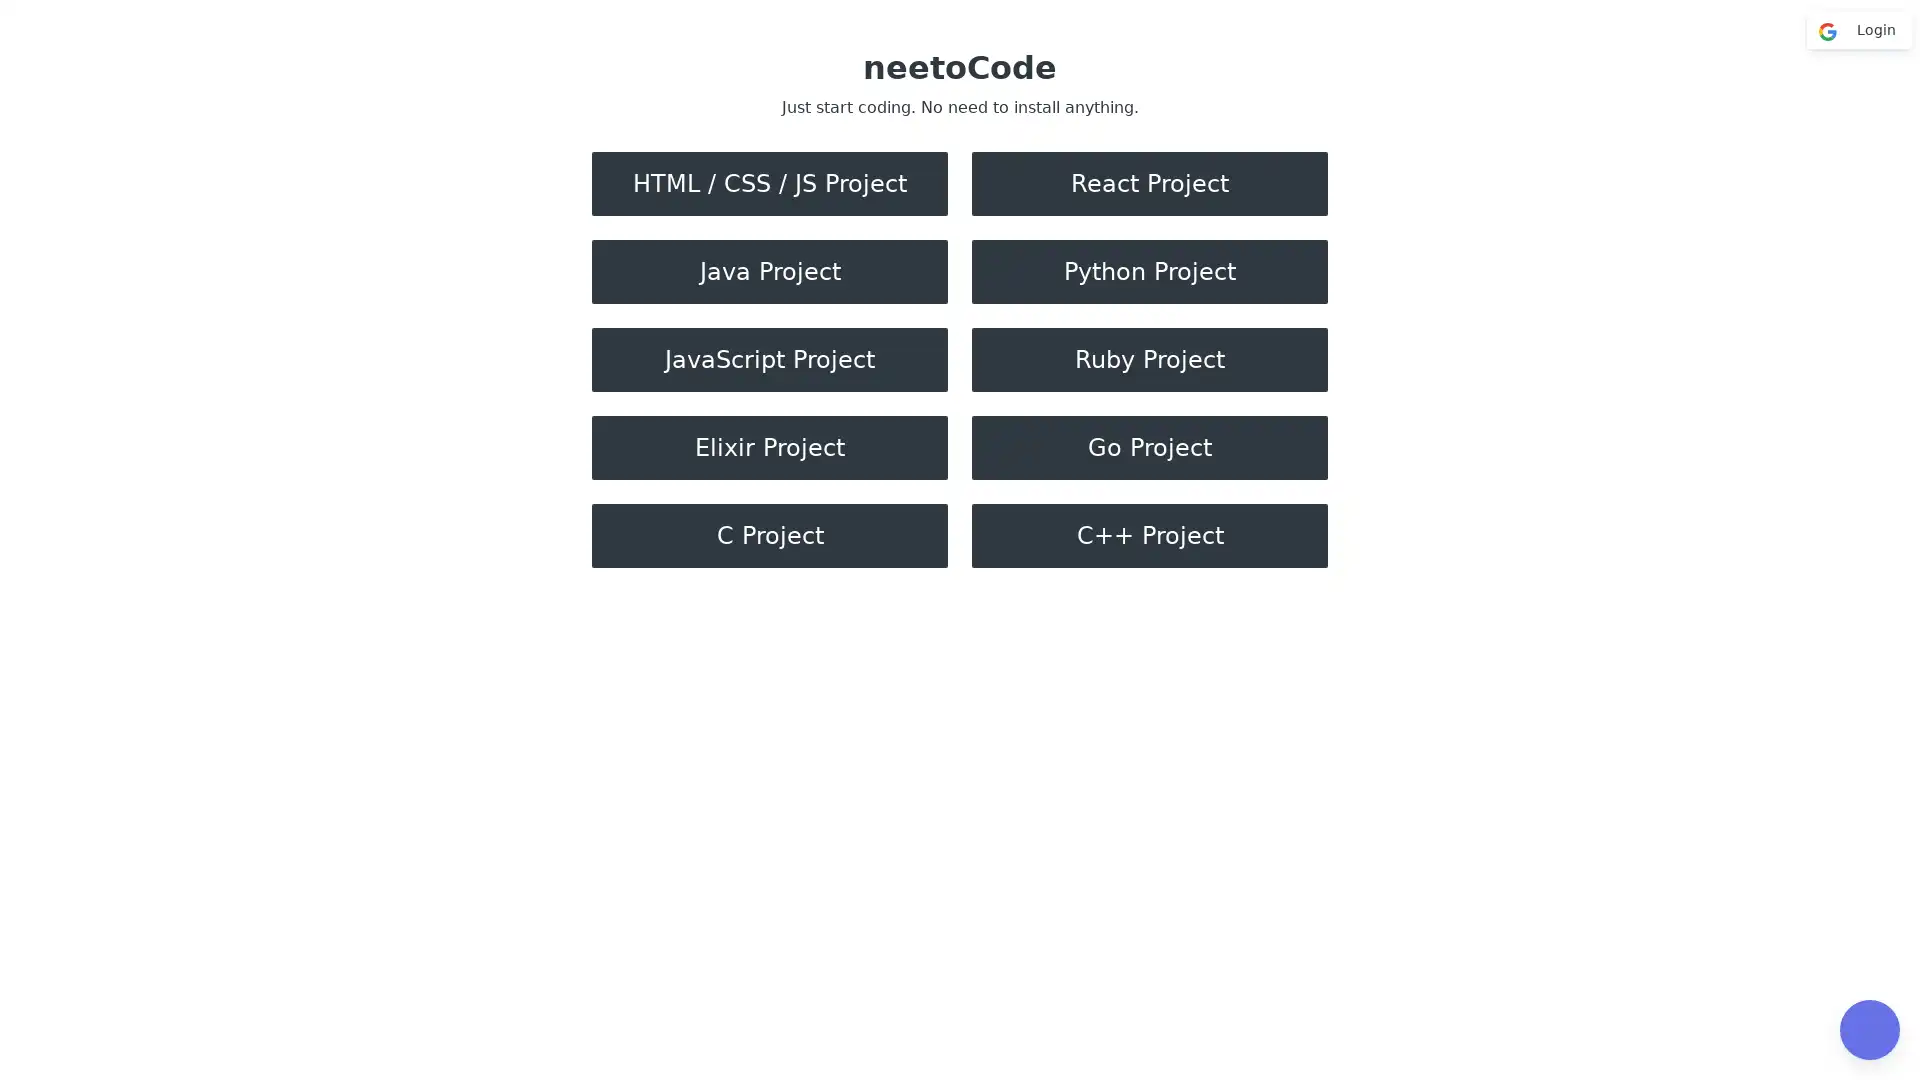 The height and width of the screenshot is (1080, 1920). Describe the element at coordinates (1150, 446) in the screenshot. I see `Go Project` at that location.